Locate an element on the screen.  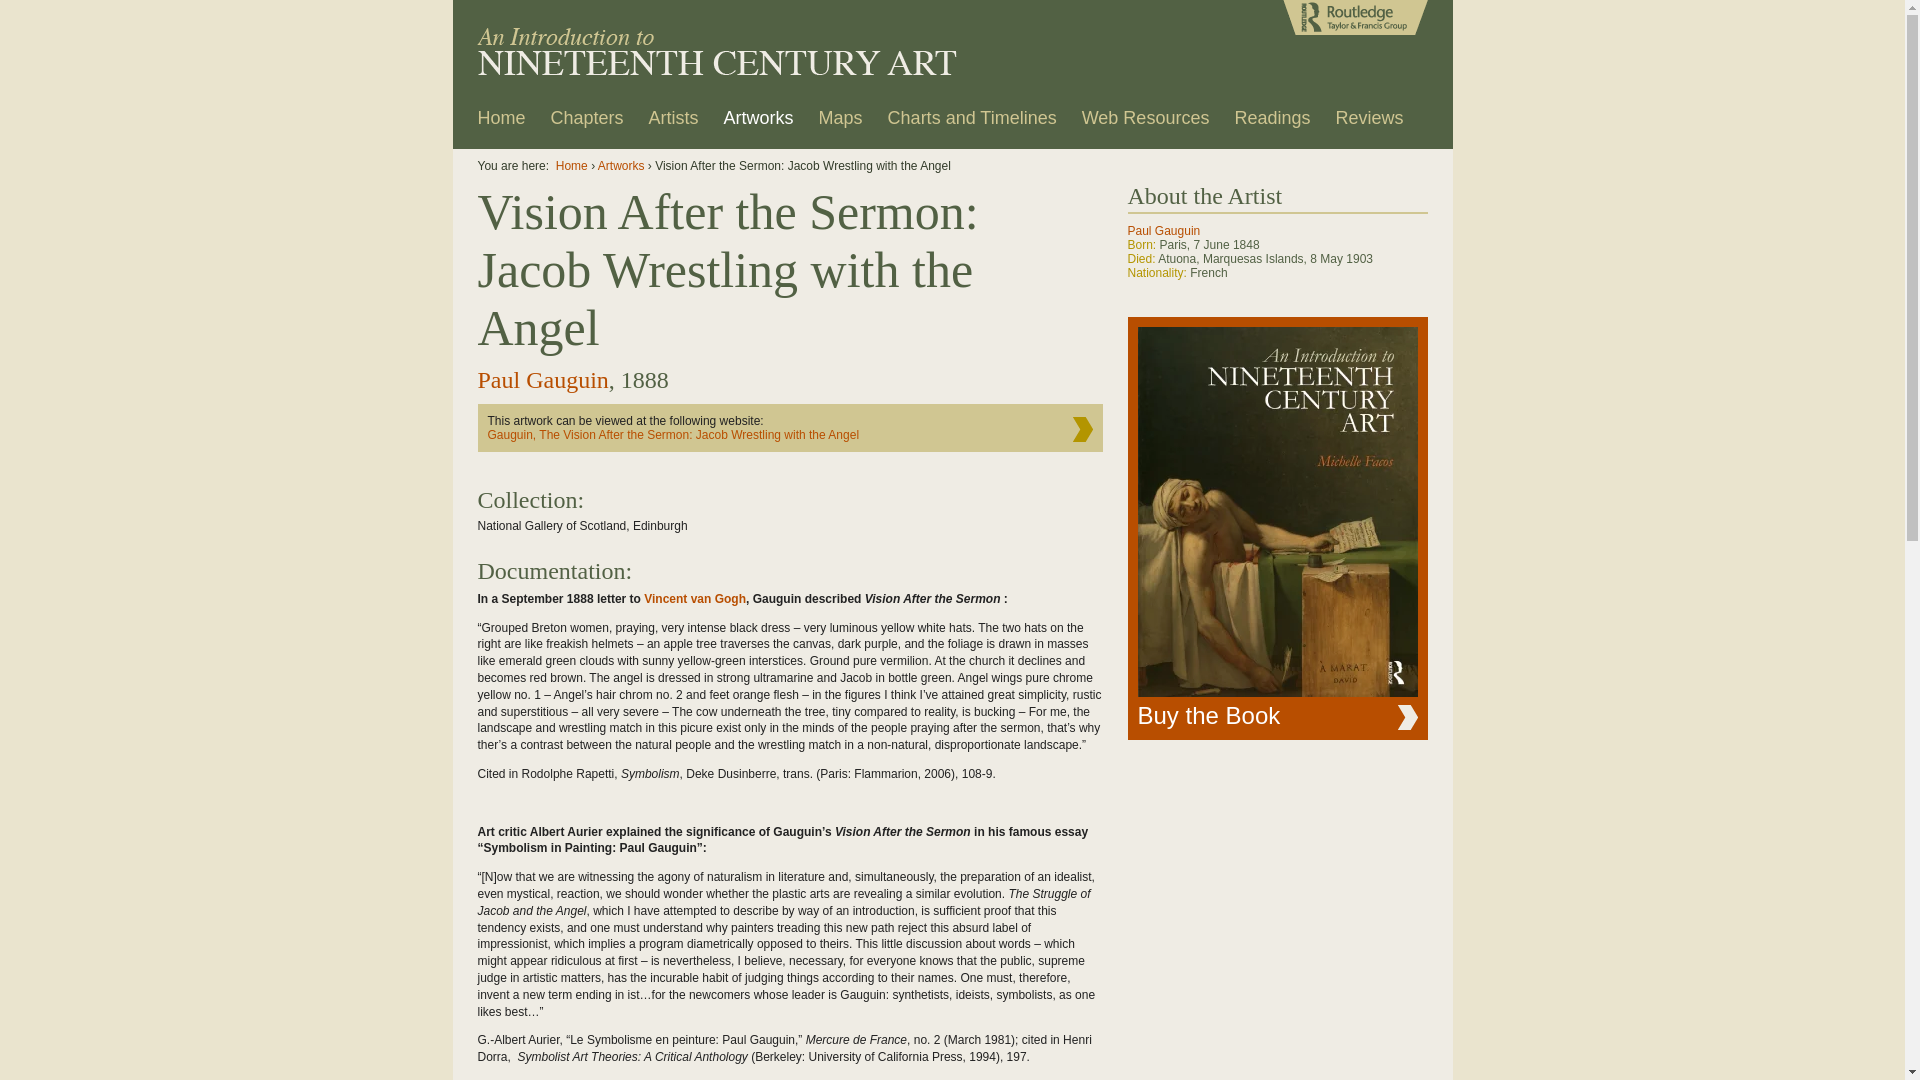
'Home' is located at coordinates (466, 124).